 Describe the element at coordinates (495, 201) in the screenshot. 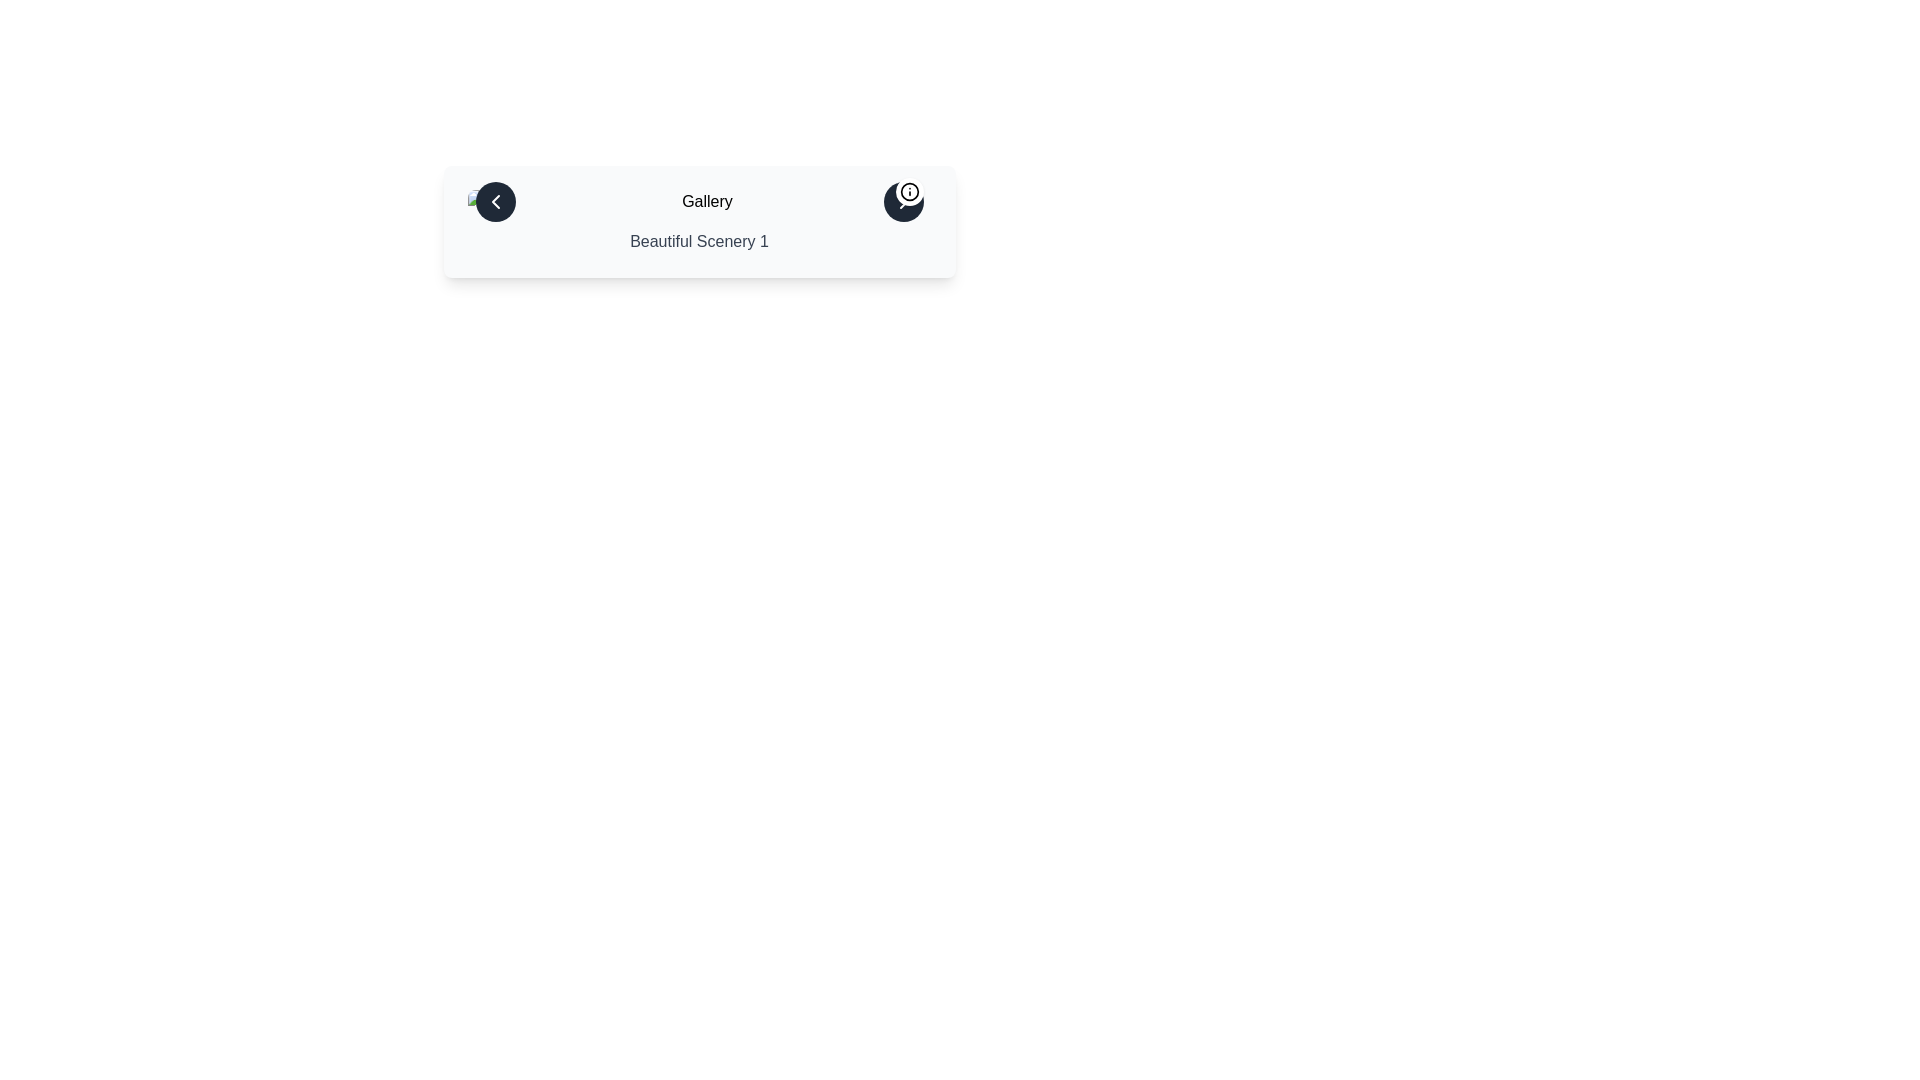

I see `the left-pointing arrow-shaped icon within the circular button on the 'Gallery' card` at that location.